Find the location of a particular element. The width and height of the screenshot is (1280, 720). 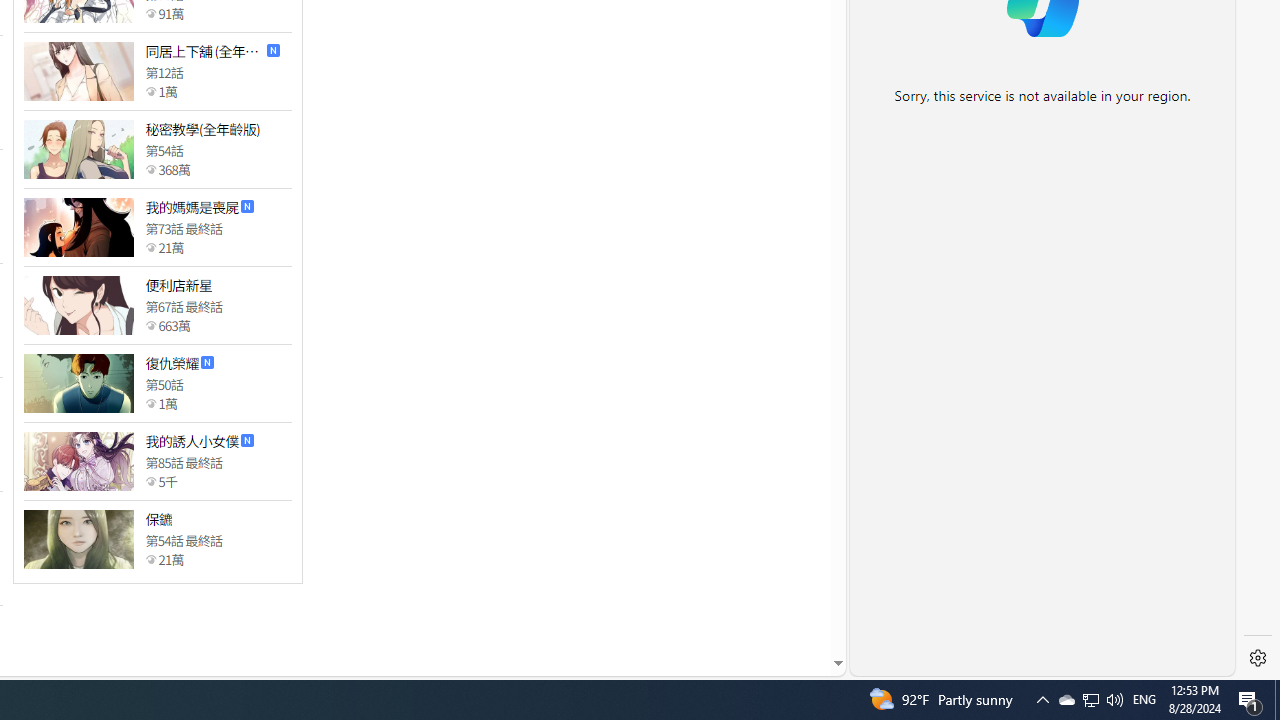

'Class: epicon_starpoint' is located at coordinates (150, 559).